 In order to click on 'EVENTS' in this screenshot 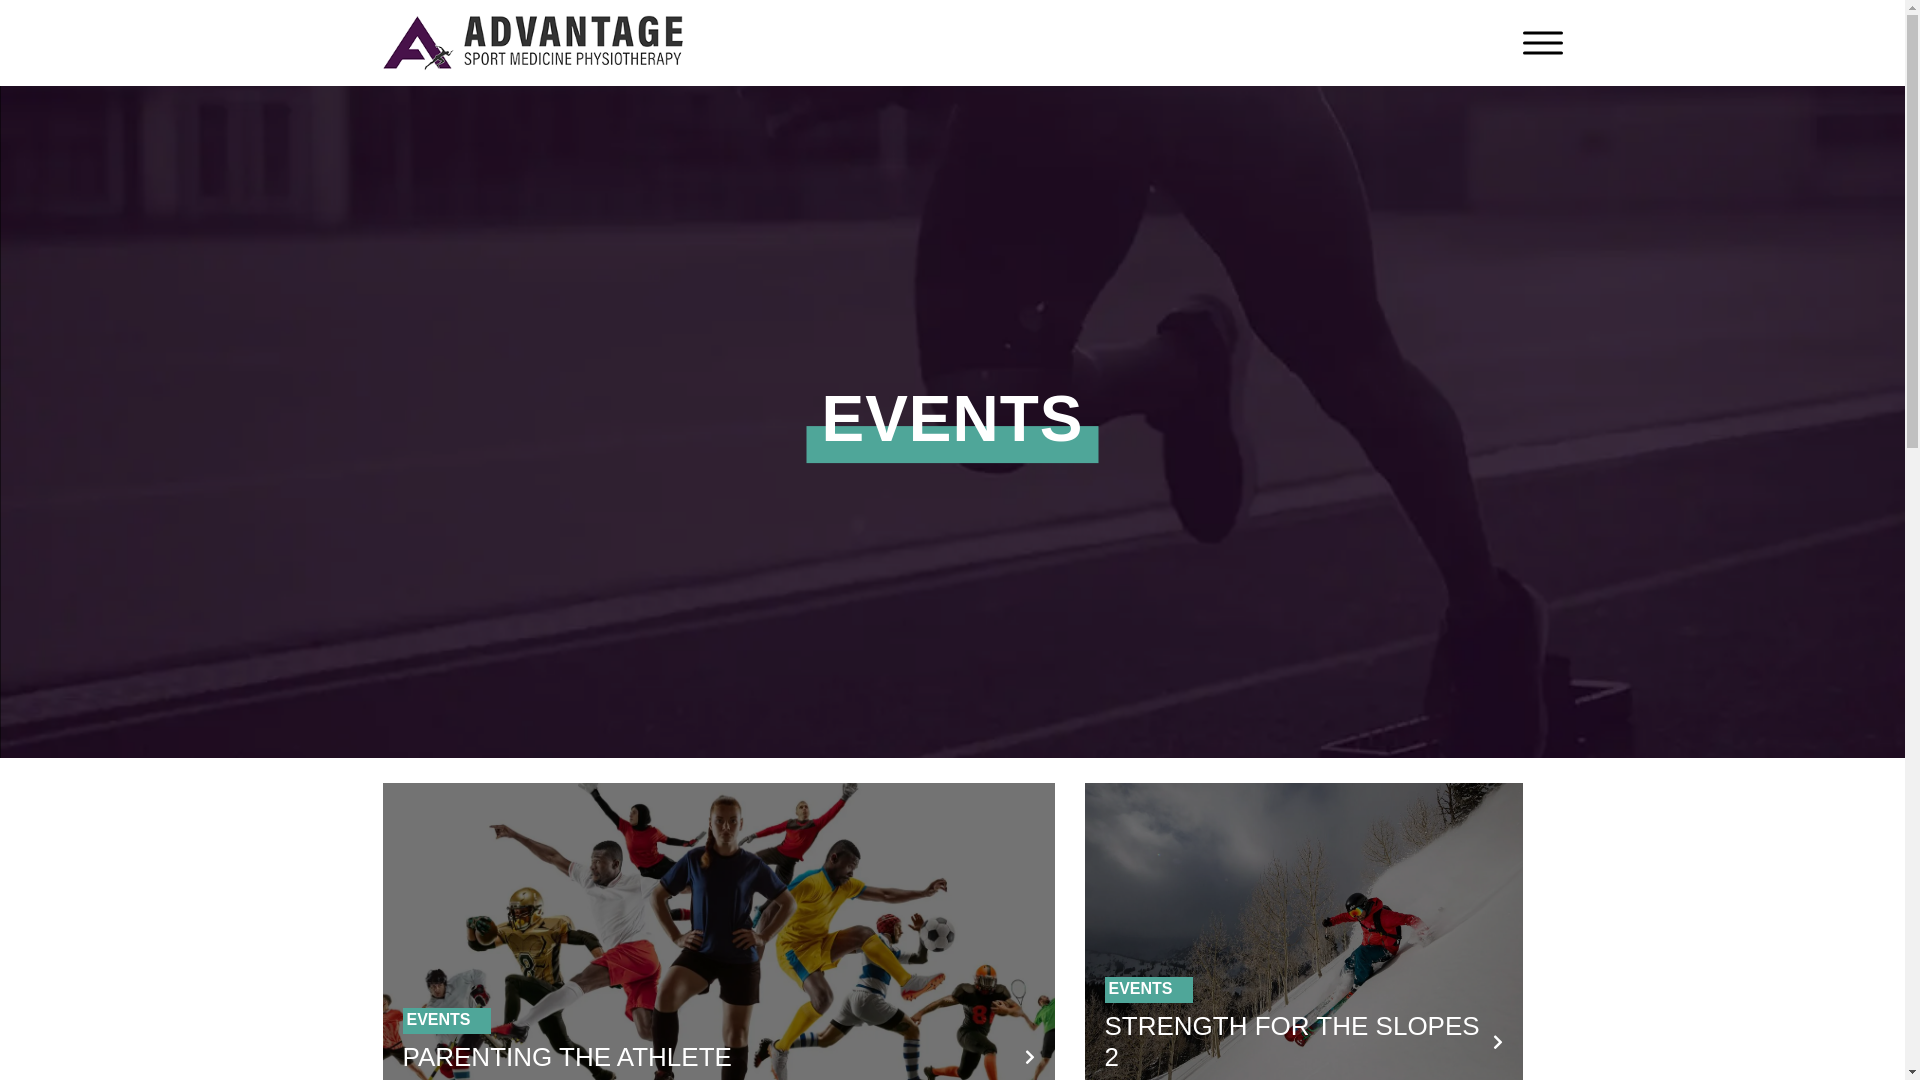, I will do `click(405, 1019)`.